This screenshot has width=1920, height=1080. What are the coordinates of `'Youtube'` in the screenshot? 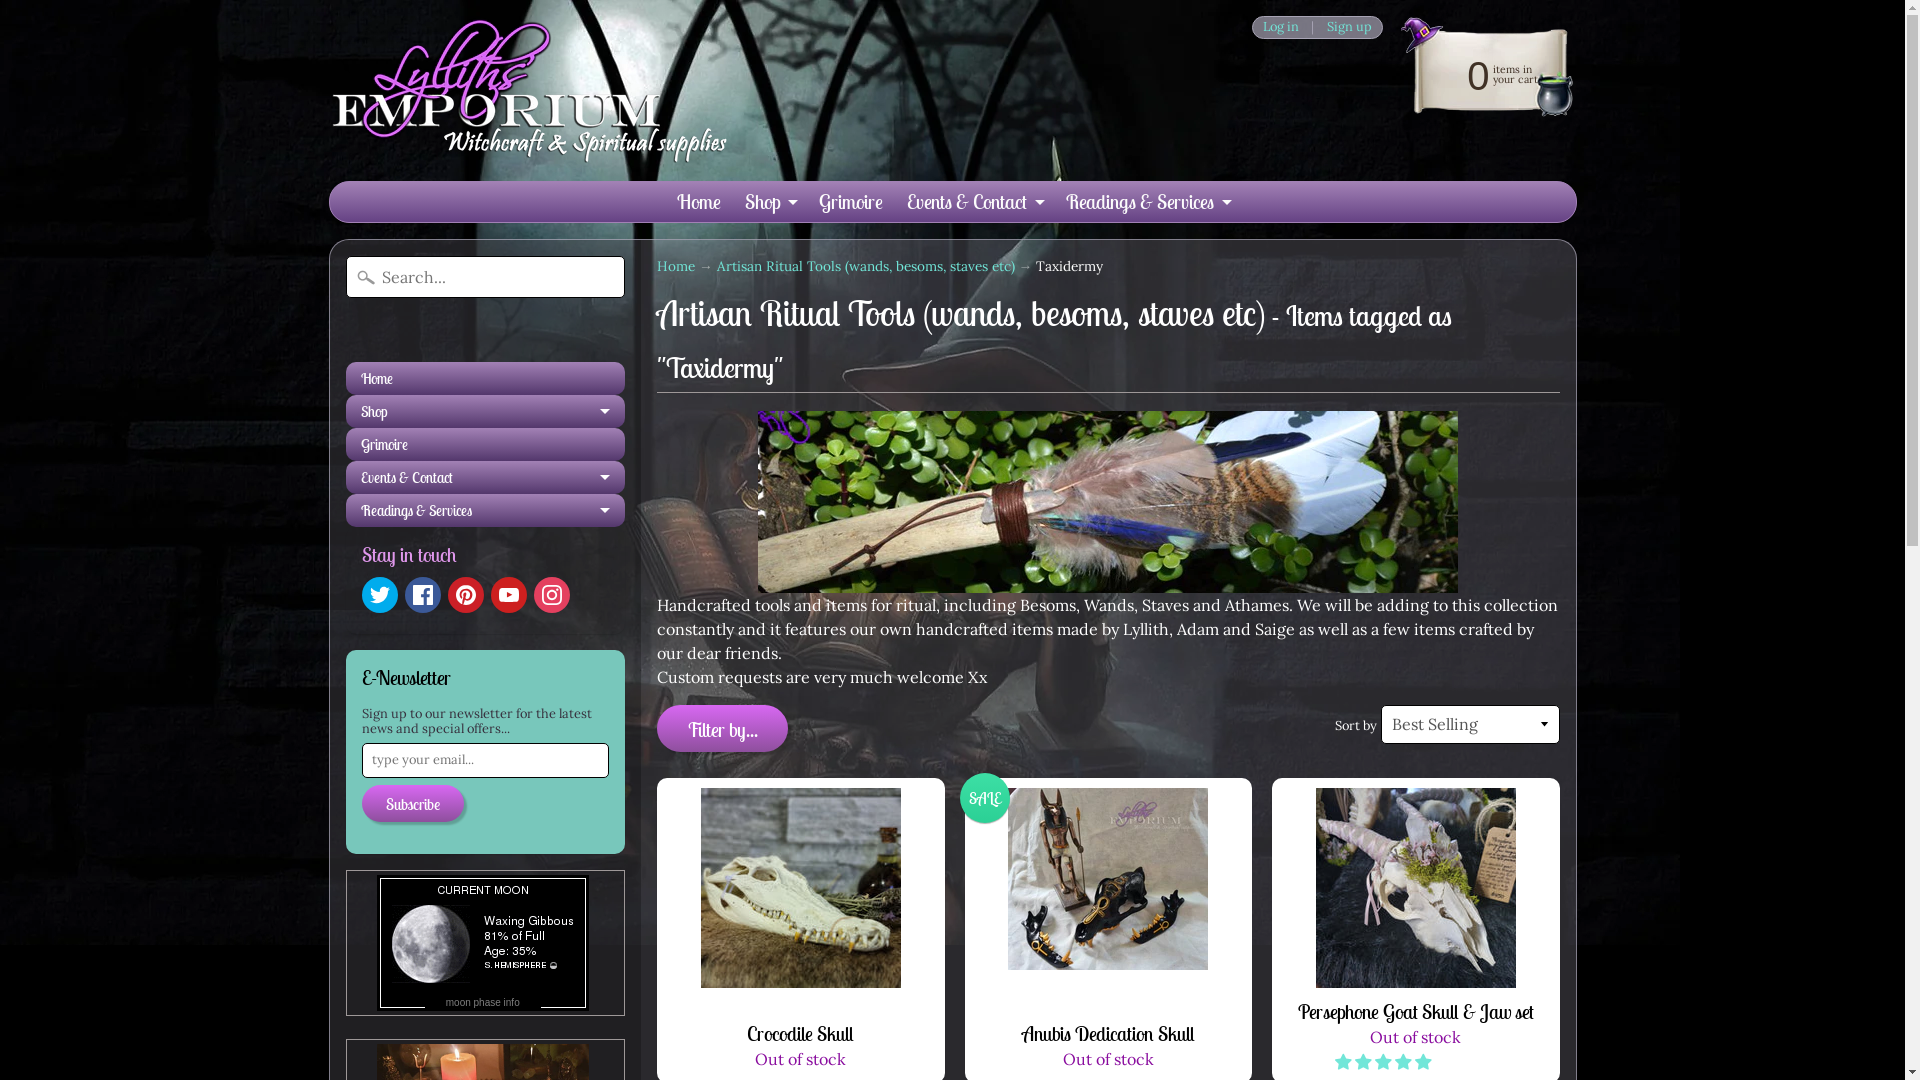 It's located at (508, 593).